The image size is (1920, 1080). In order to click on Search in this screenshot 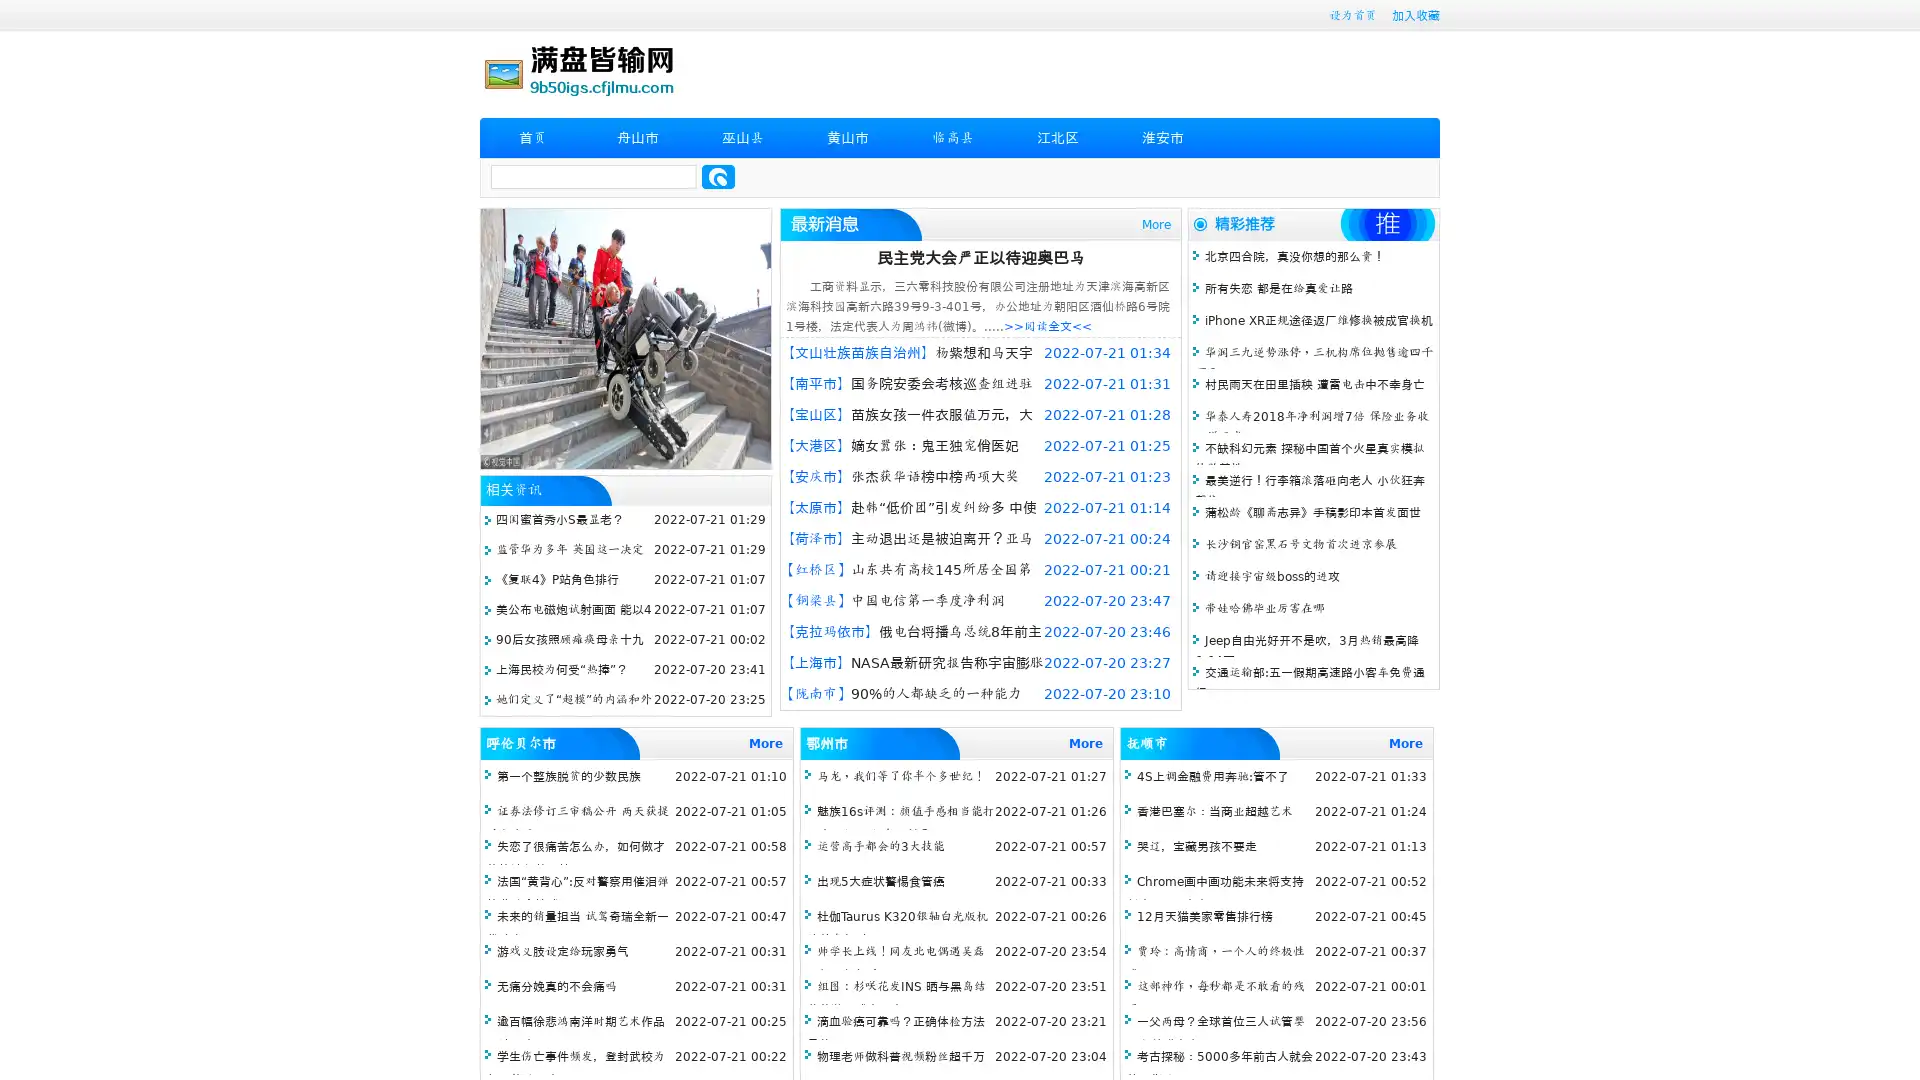, I will do `click(718, 176)`.